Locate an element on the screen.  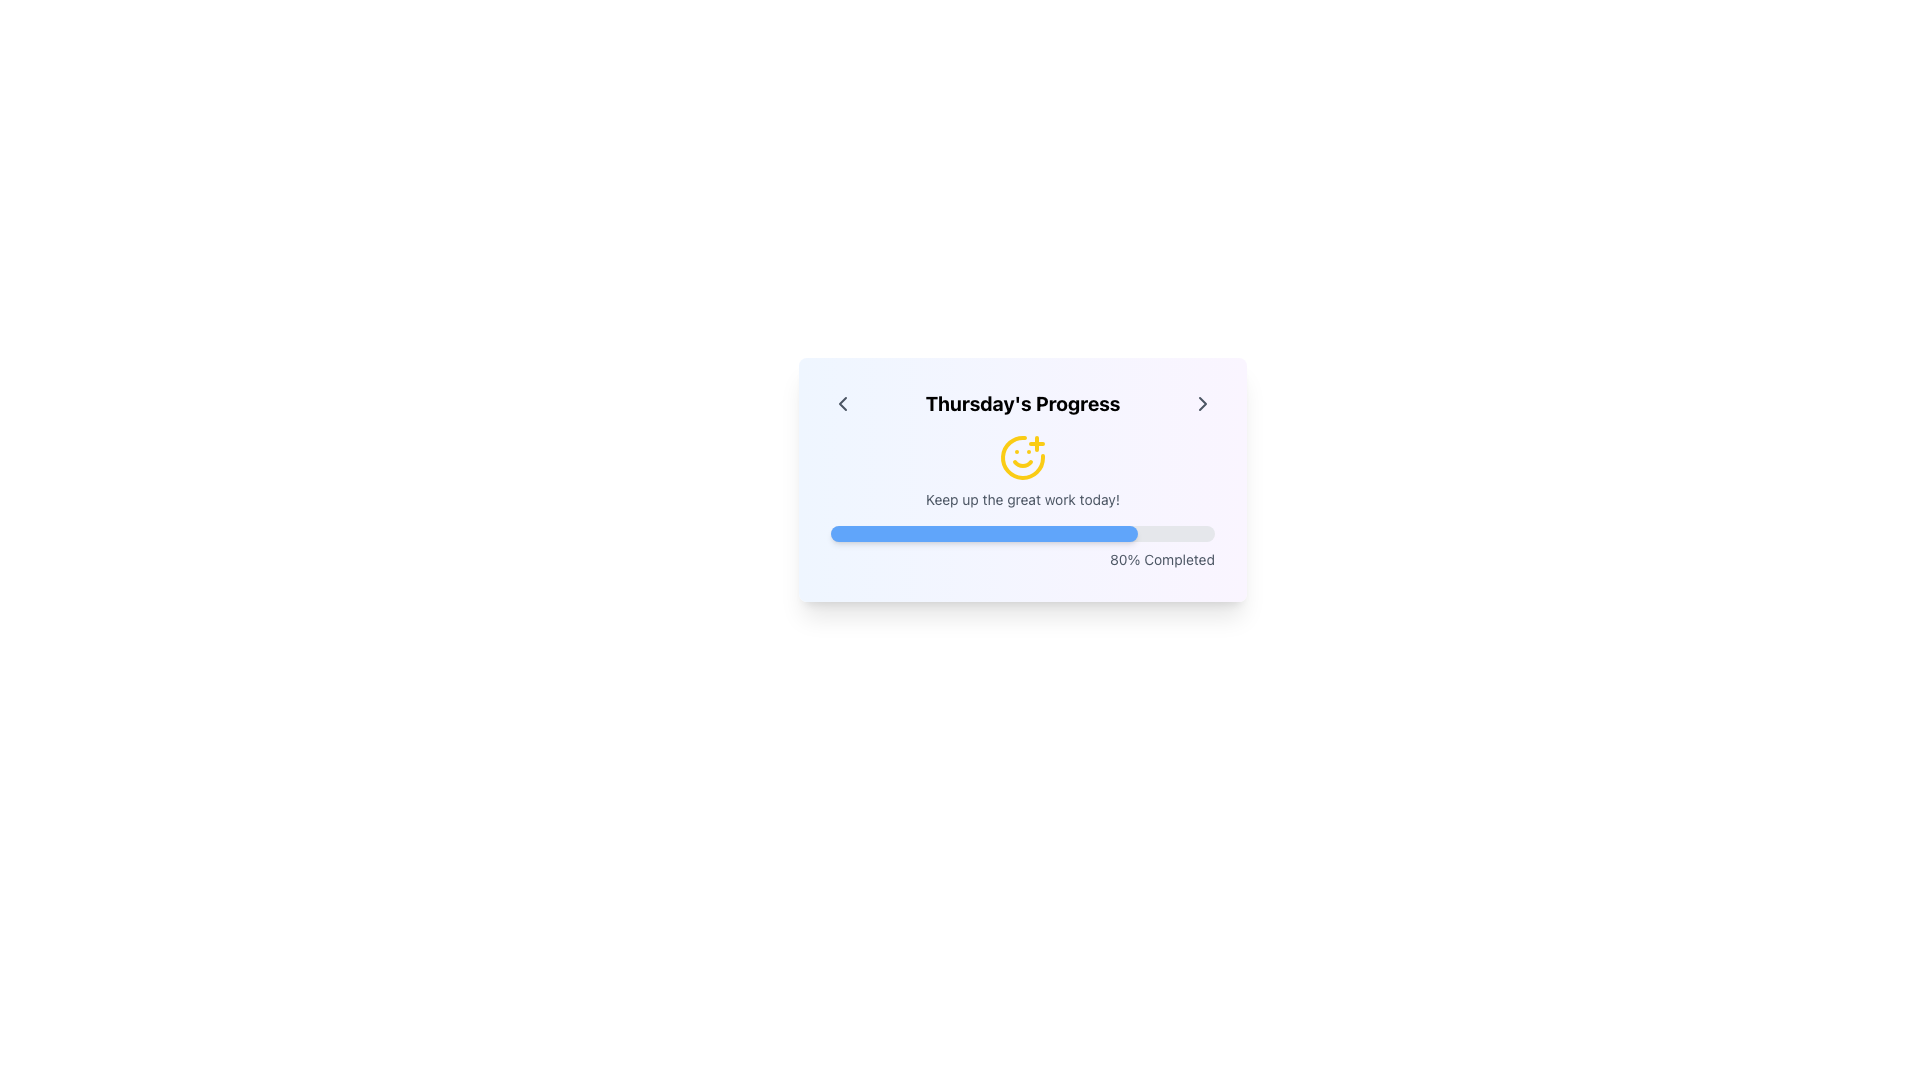
the blue horizontal progress indicator that is partially filled within a larger gray bar, located slightly below the center of the card interface is located at coordinates (984, 532).